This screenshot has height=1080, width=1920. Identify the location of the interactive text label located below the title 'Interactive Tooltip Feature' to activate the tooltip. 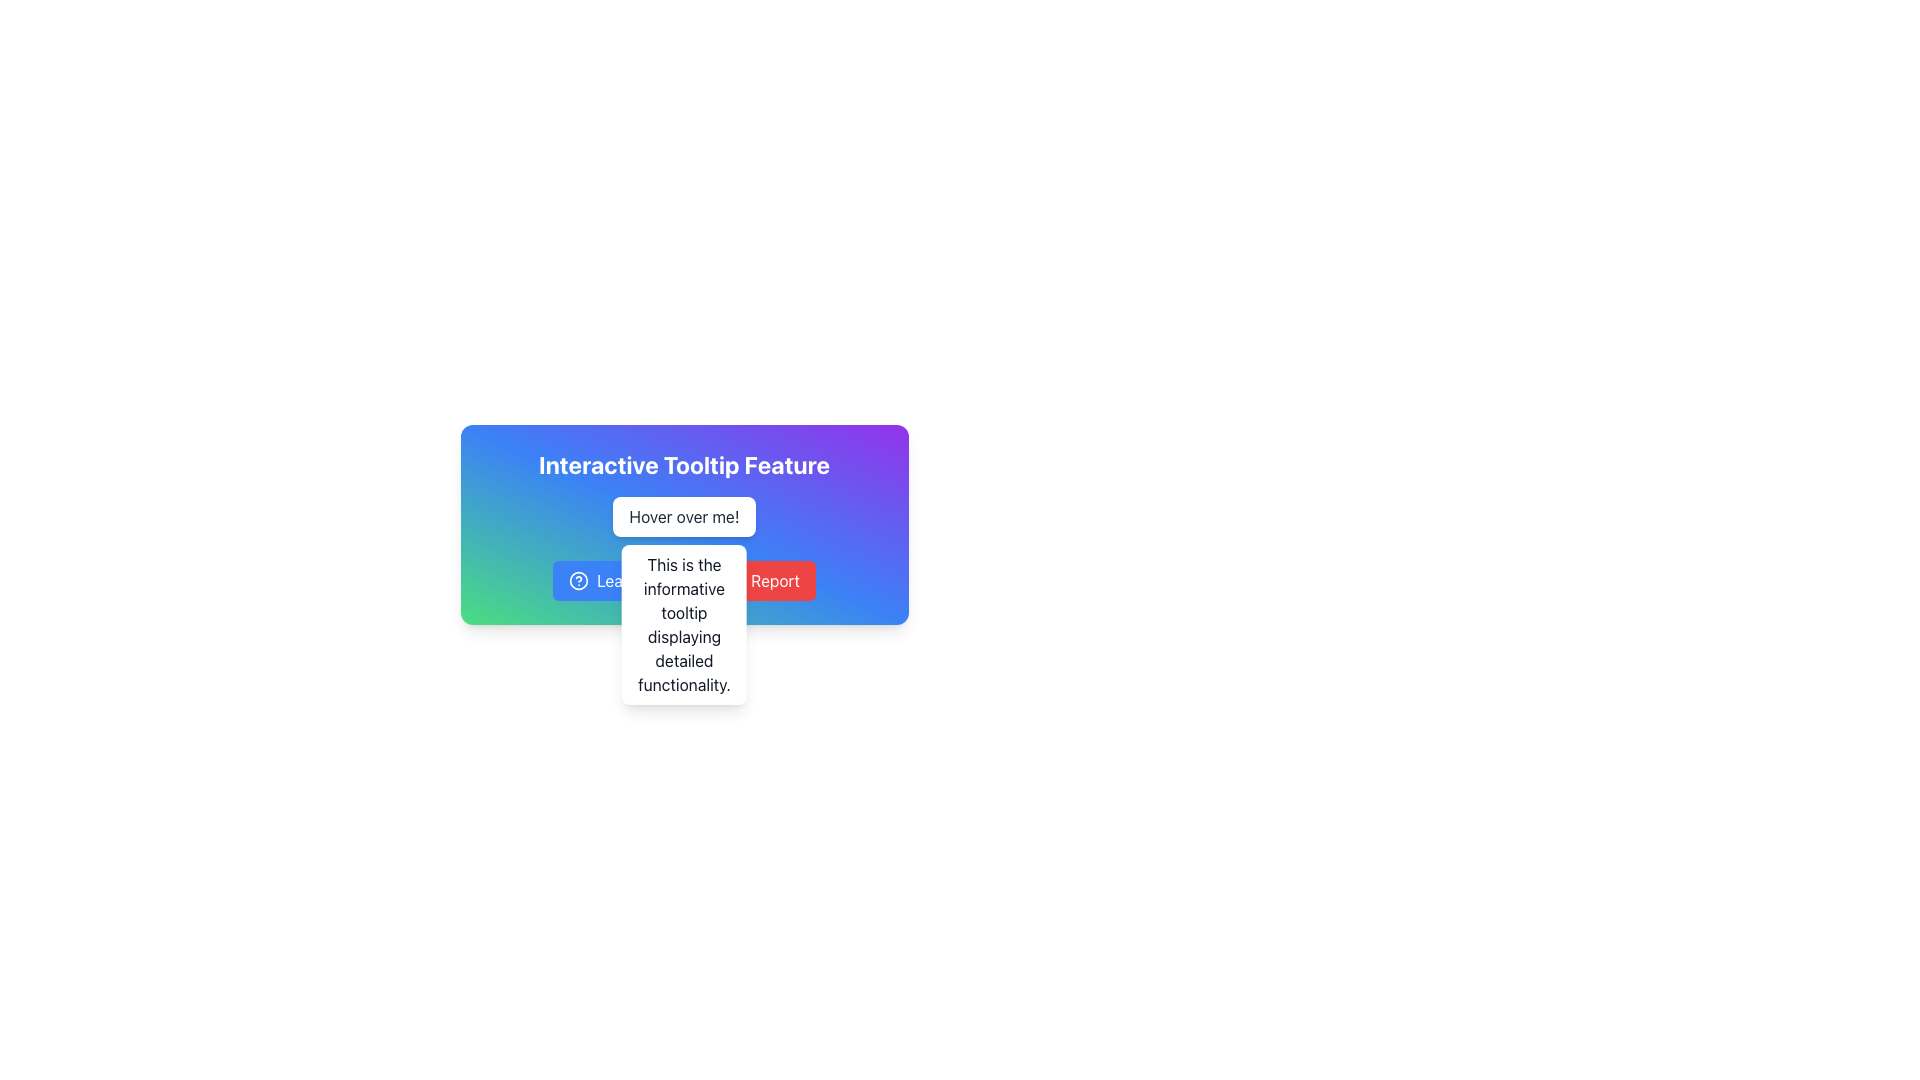
(684, 523).